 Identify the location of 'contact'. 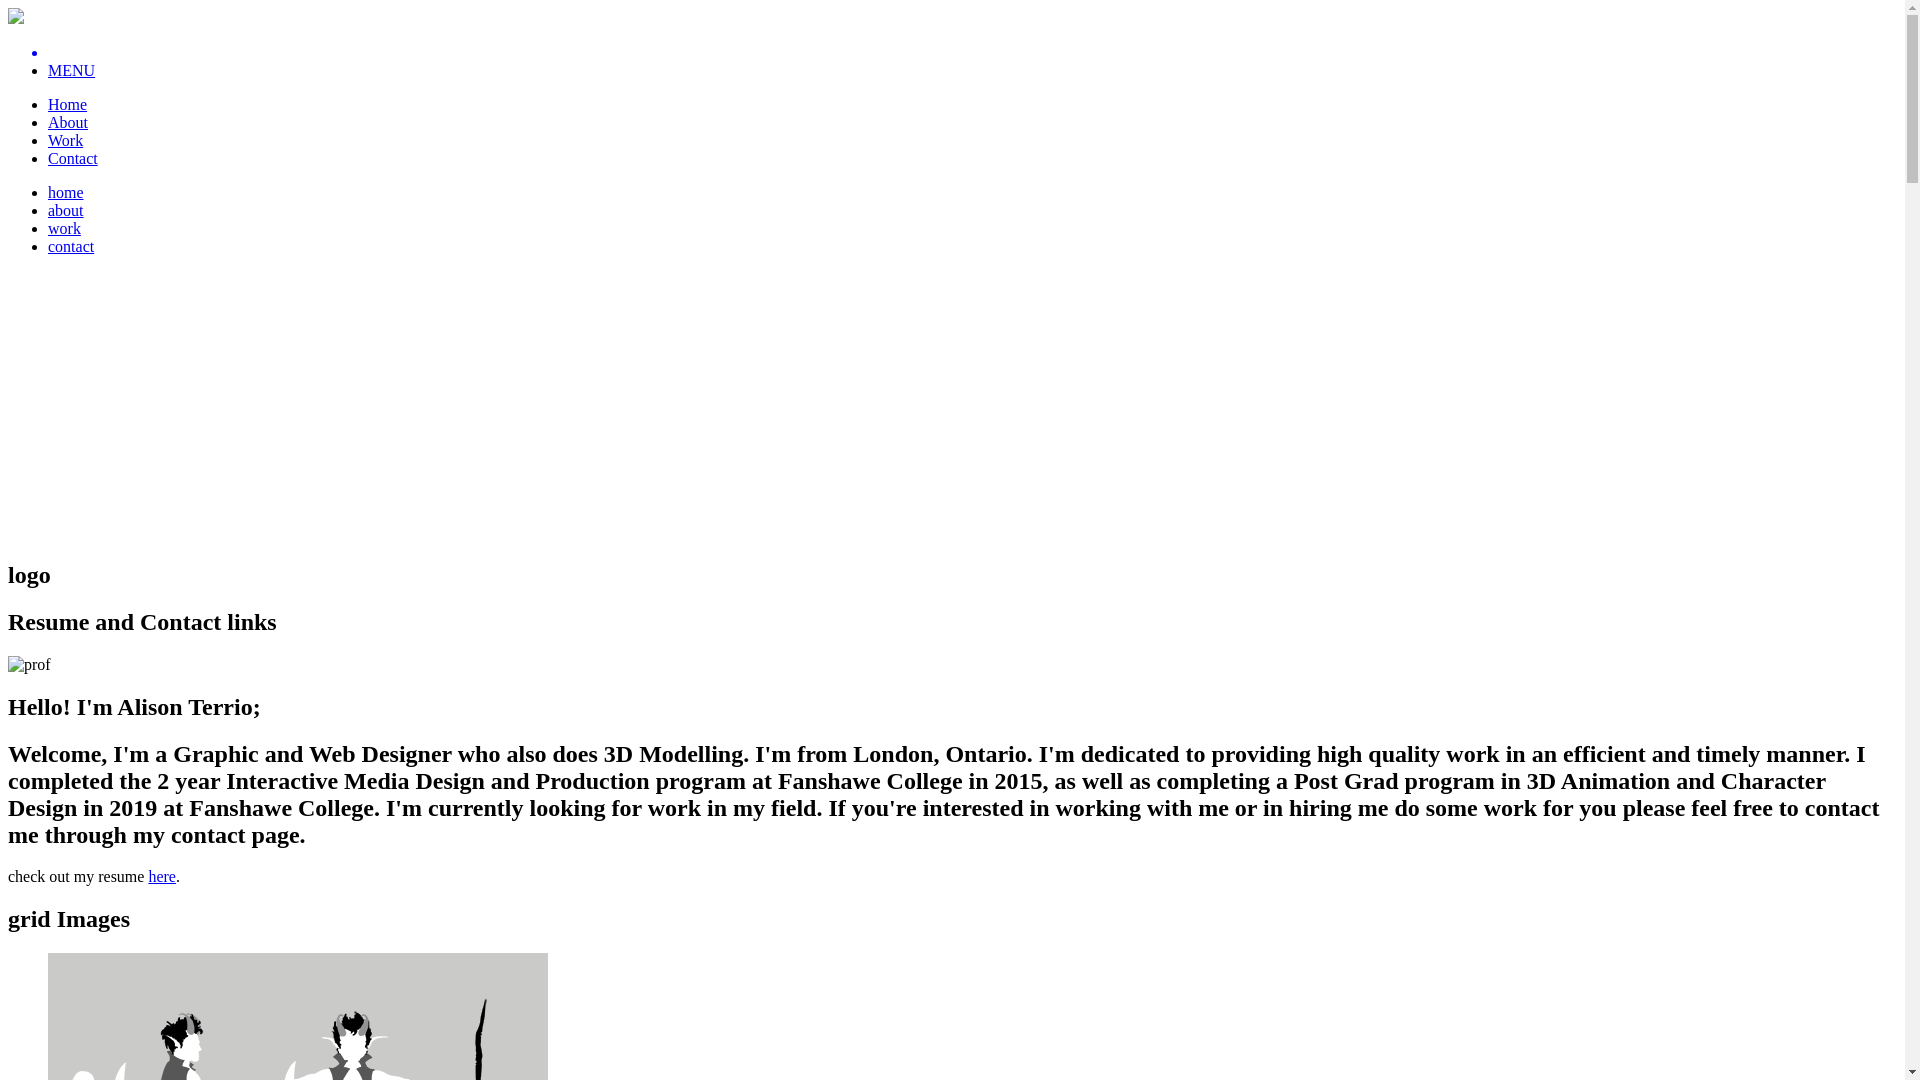
(71, 245).